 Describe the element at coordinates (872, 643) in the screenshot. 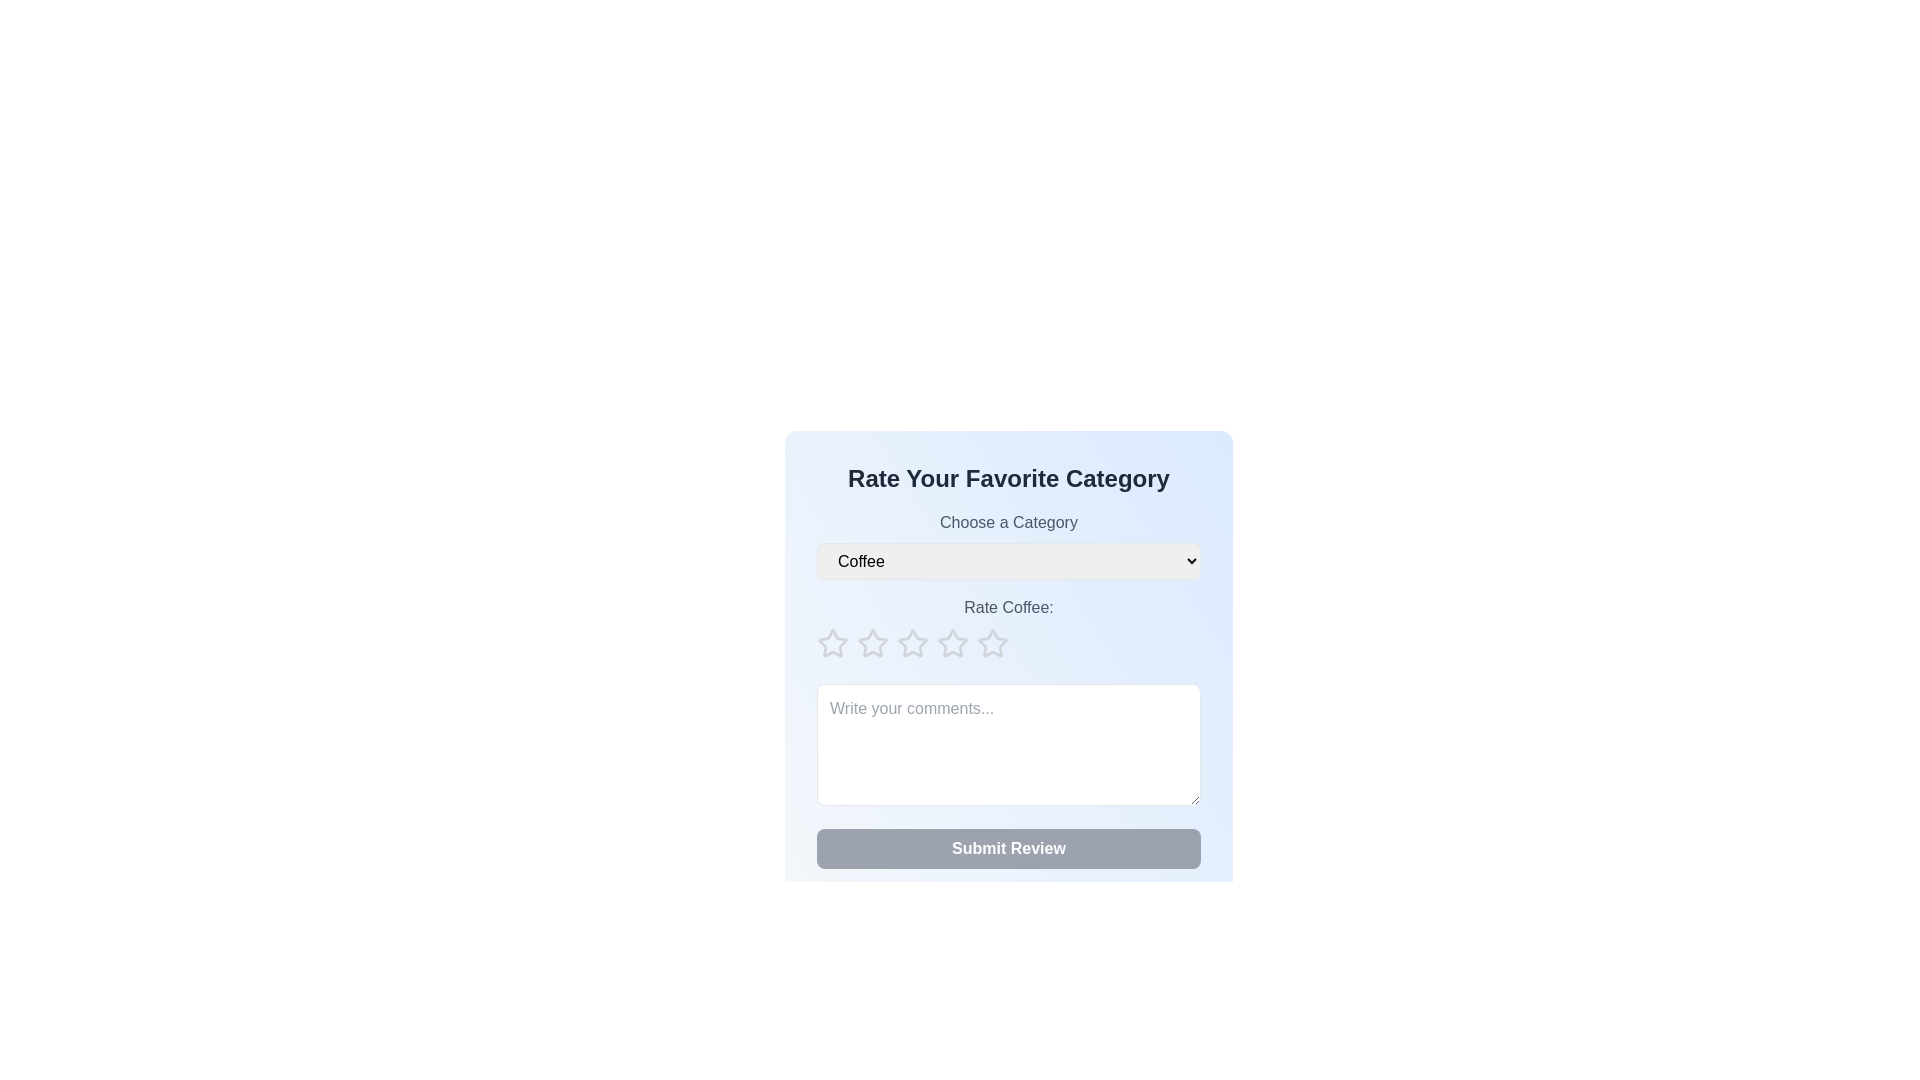

I see `the first rating star located under the heading 'Rate Coffee:'` at that location.